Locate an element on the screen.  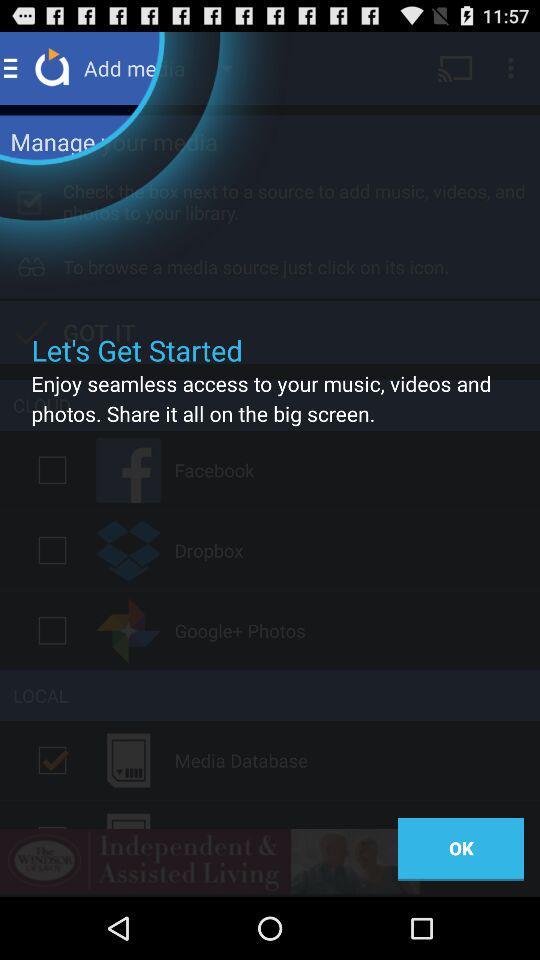
connect to app is located at coordinates (52, 629).